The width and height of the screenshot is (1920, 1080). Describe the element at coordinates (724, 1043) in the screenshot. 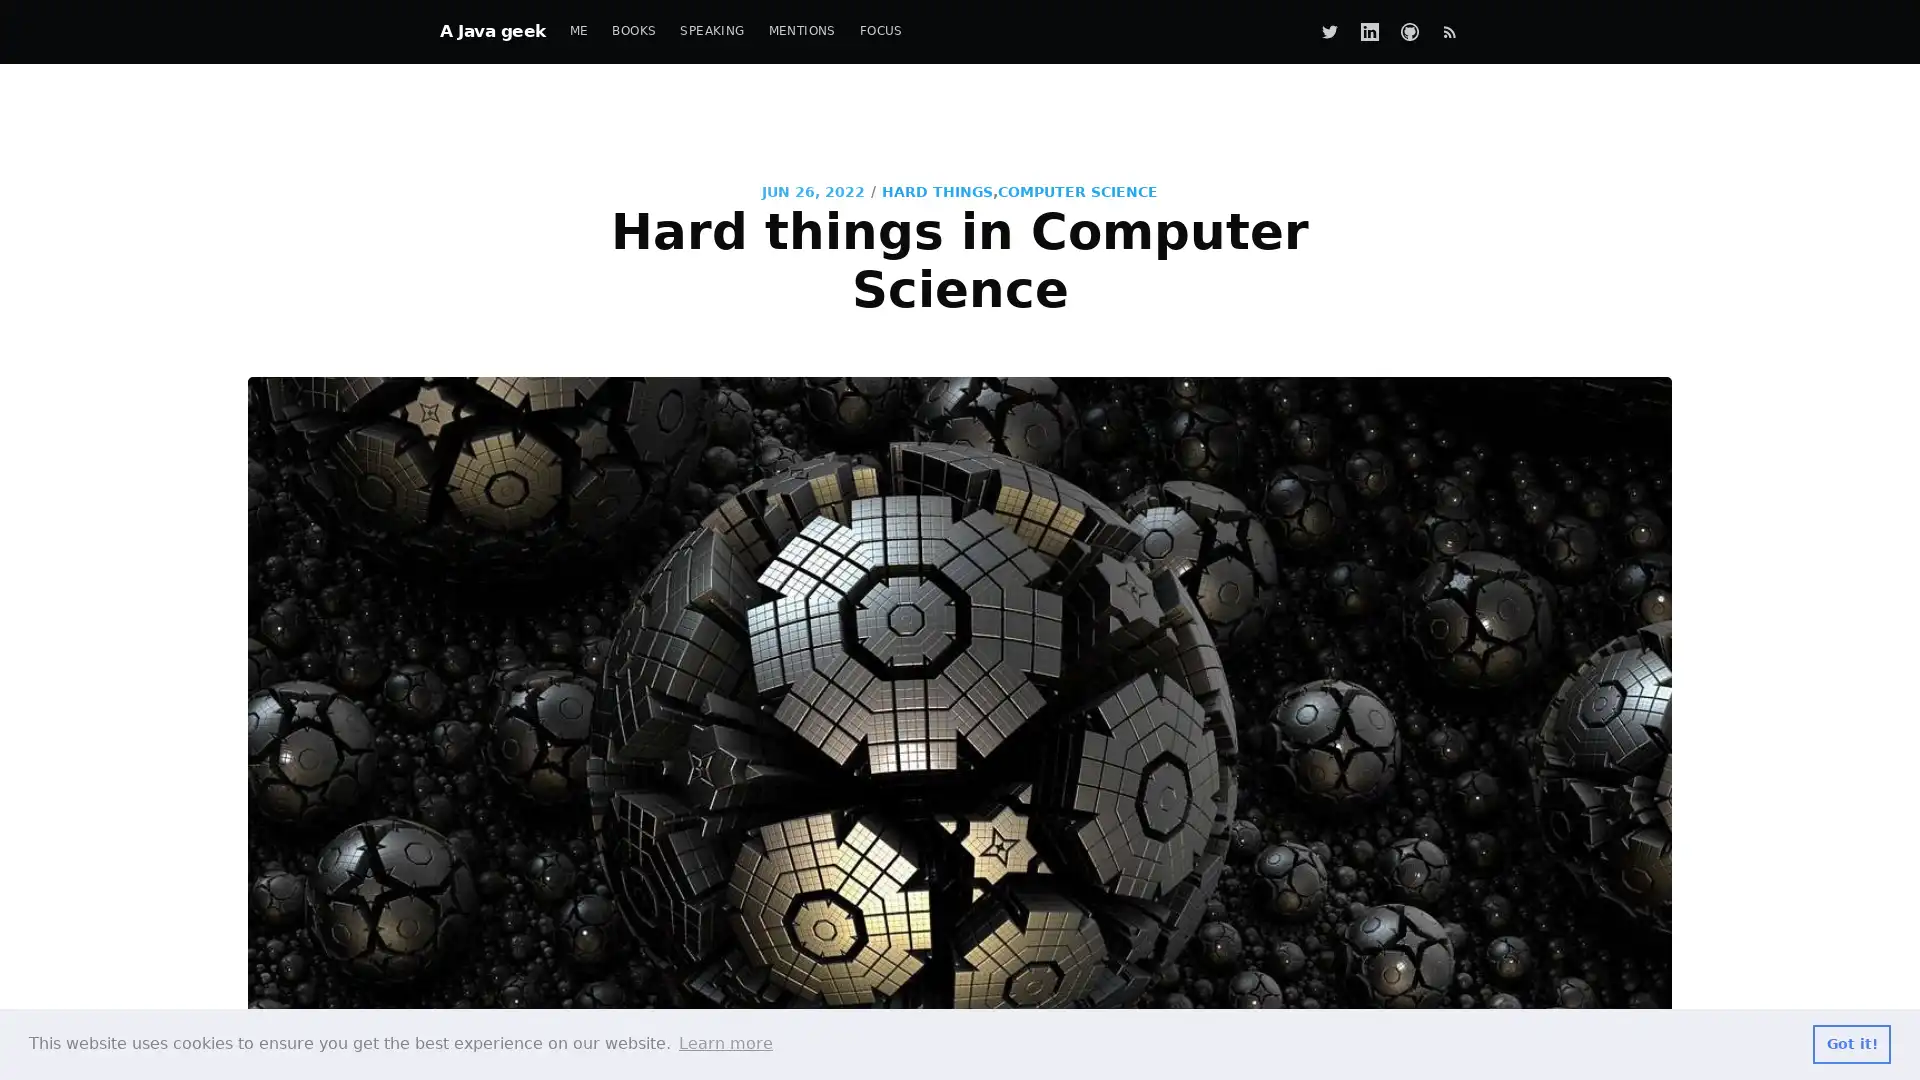

I see `learn more about cookies` at that location.